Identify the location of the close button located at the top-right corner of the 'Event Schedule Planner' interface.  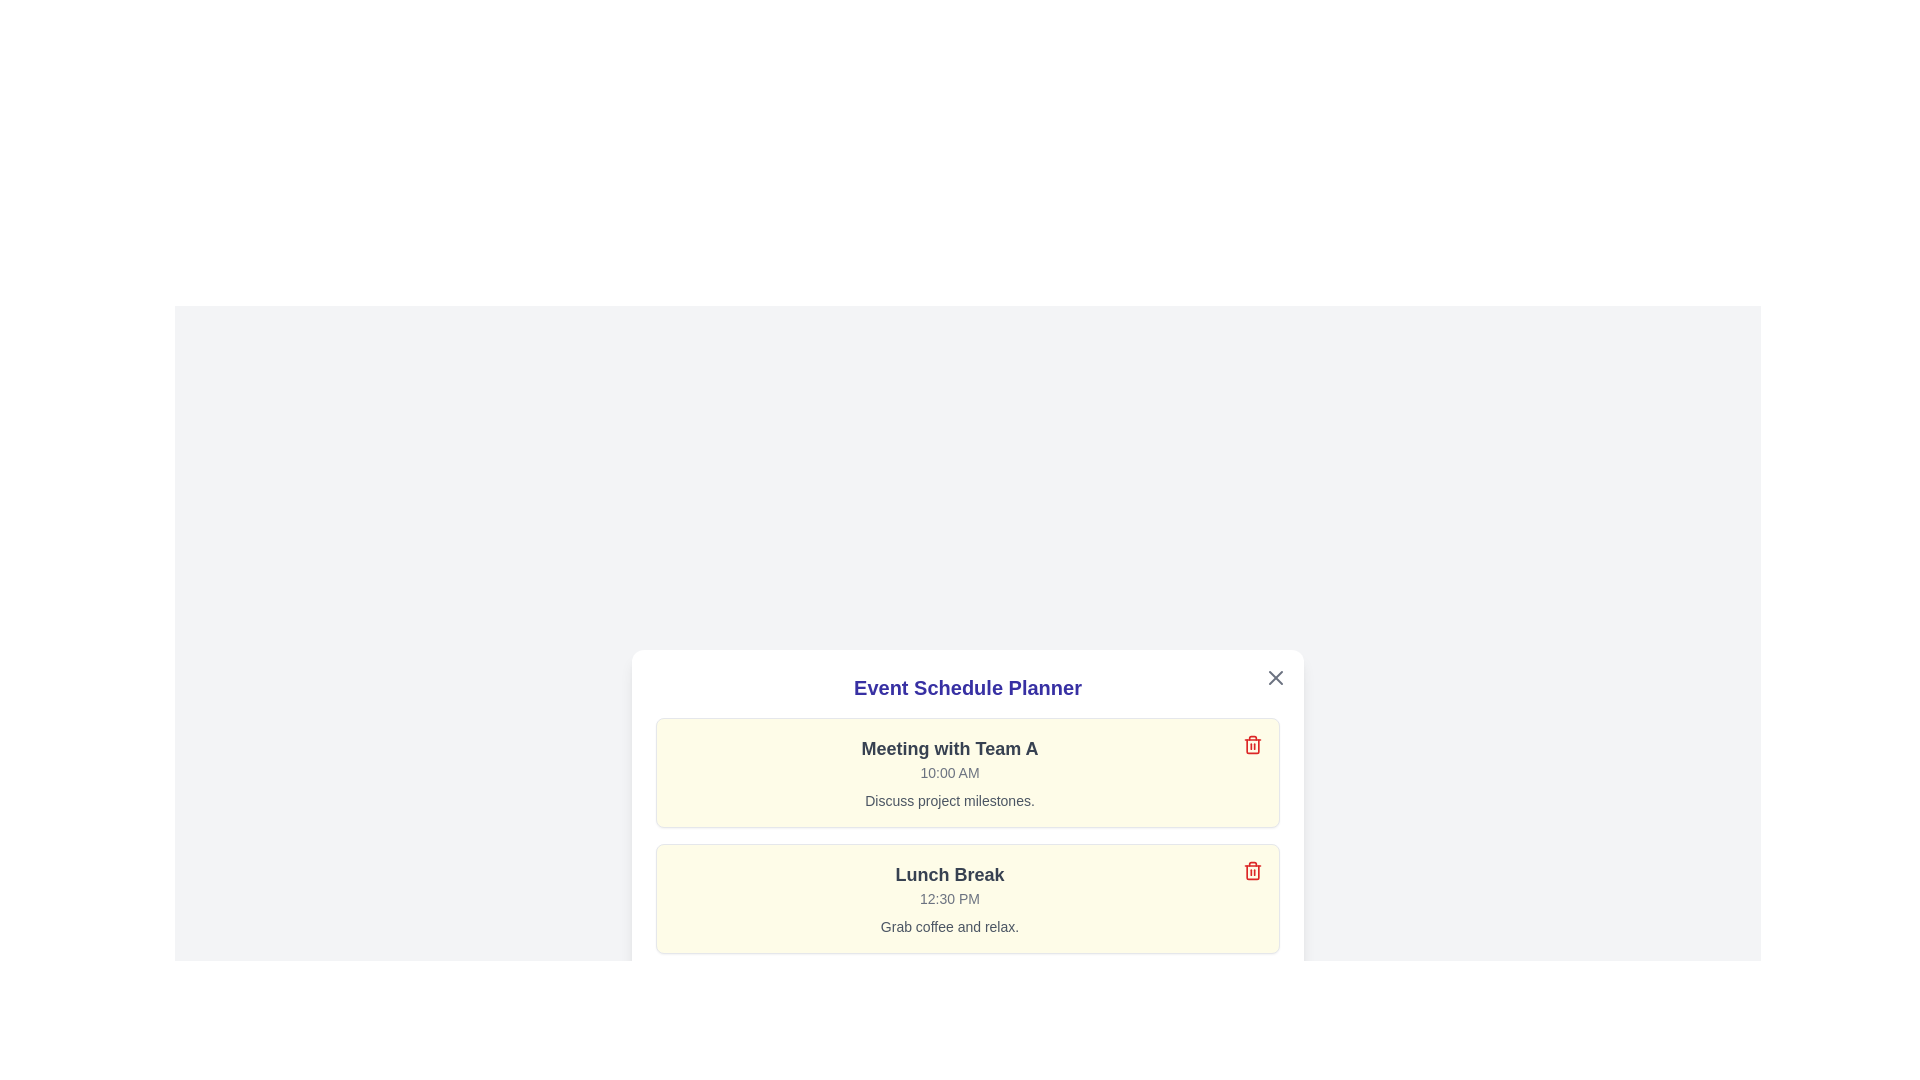
(1275, 677).